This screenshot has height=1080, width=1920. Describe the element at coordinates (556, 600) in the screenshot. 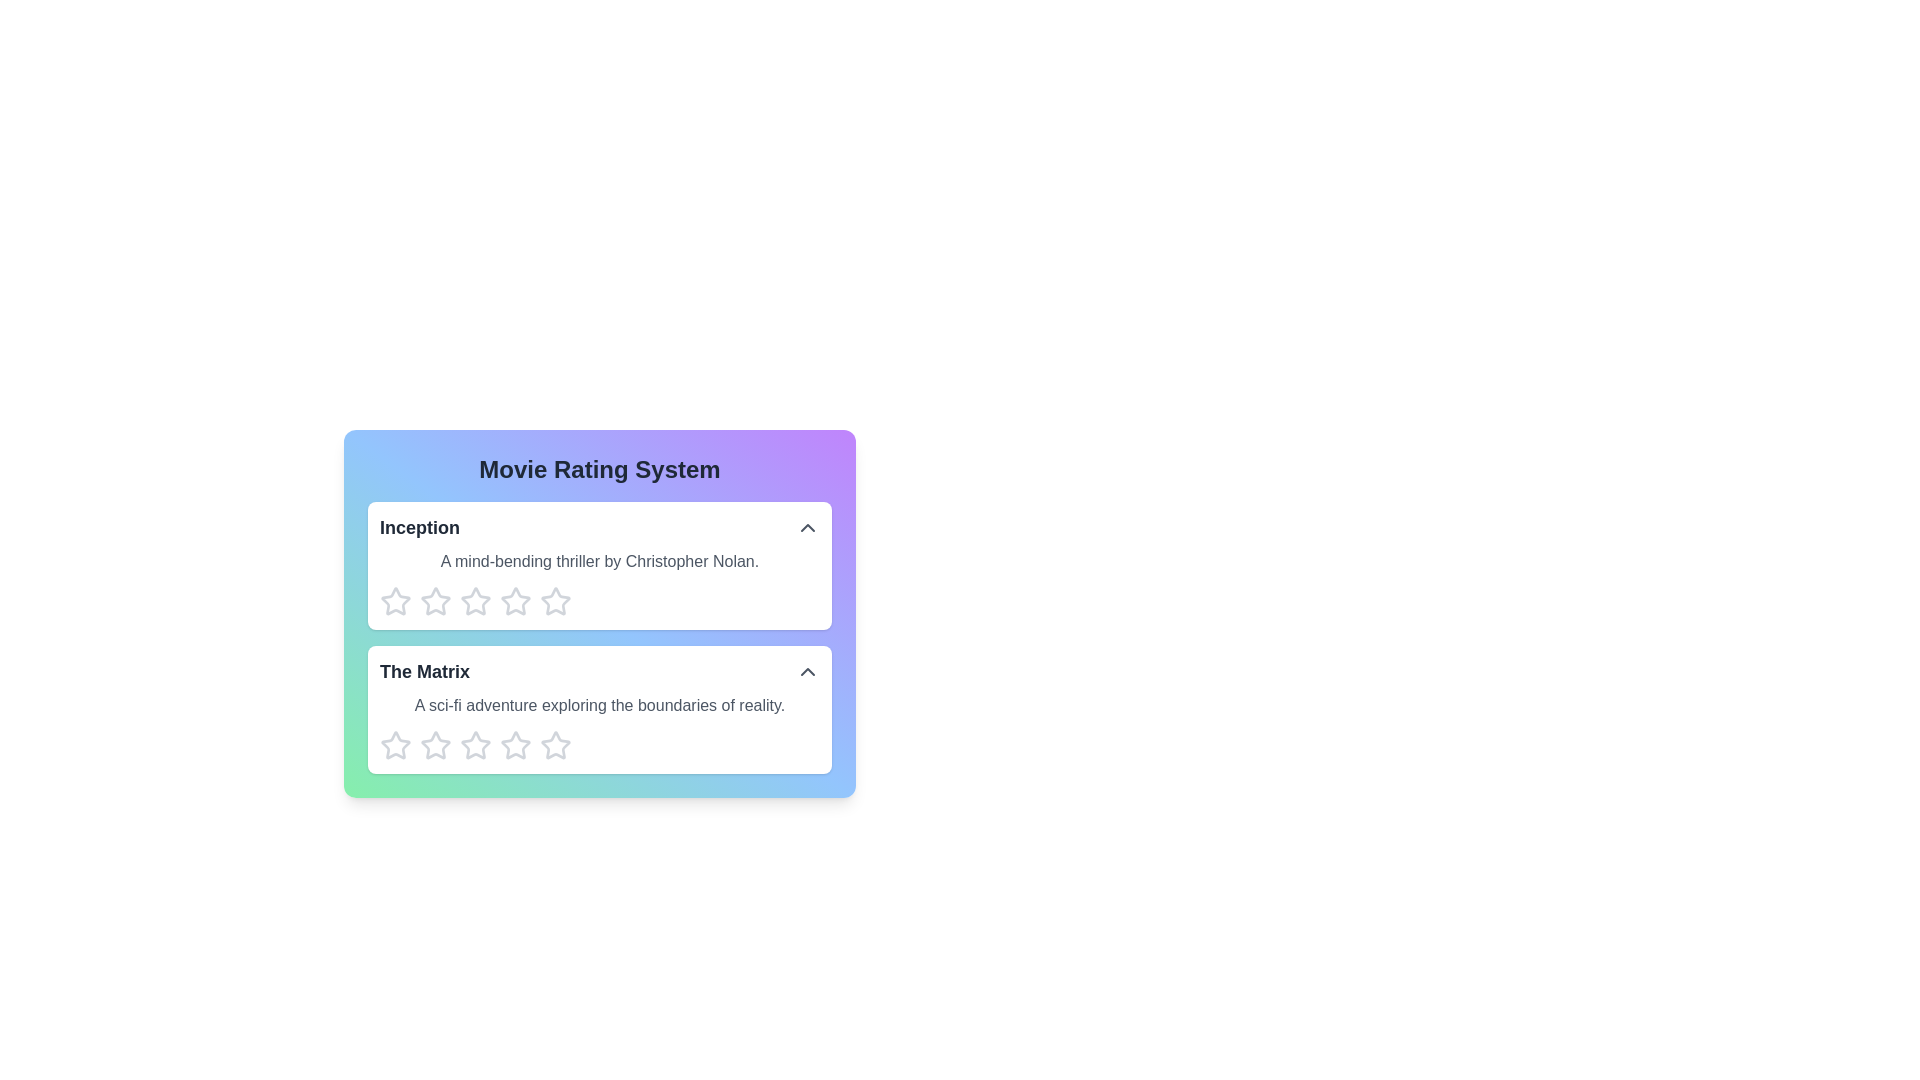

I see `the fourth hollow star icon in the horizontal row of five gray star icons to rate the movie 'Inception' as four stars` at that location.